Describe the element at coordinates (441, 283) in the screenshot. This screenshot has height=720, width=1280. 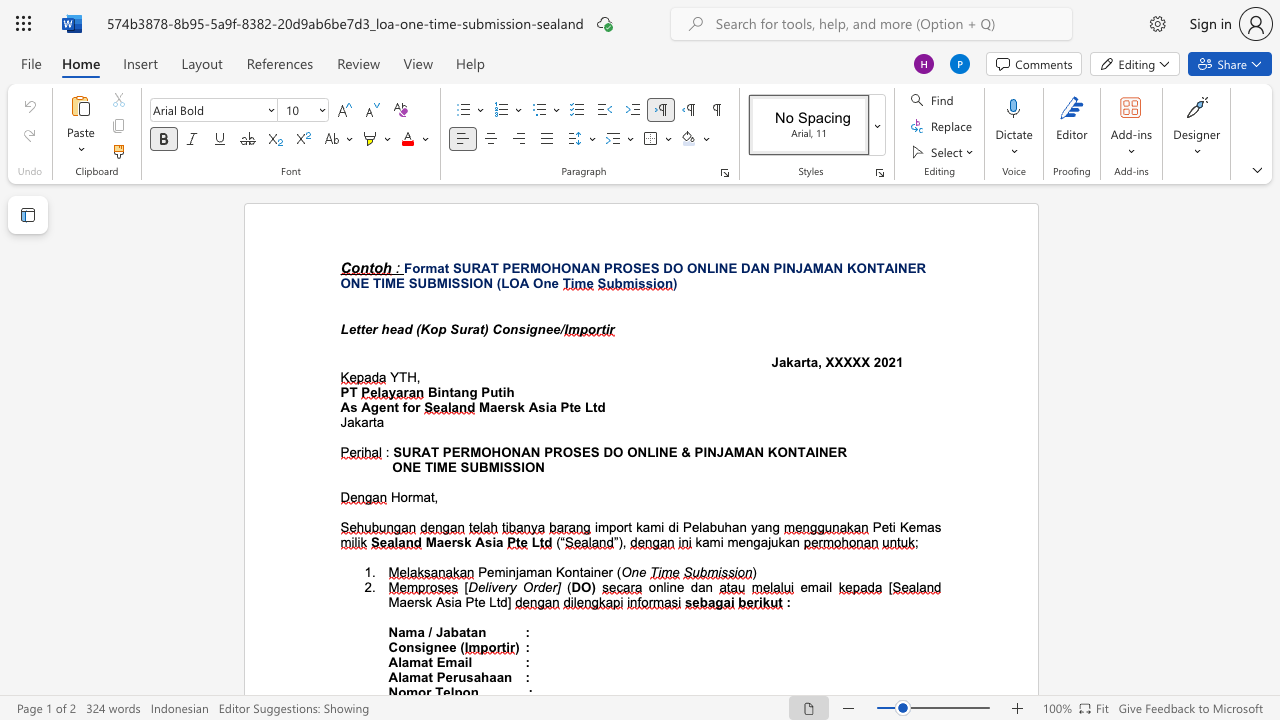
I see `the 2th character "M" in the text` at that location.